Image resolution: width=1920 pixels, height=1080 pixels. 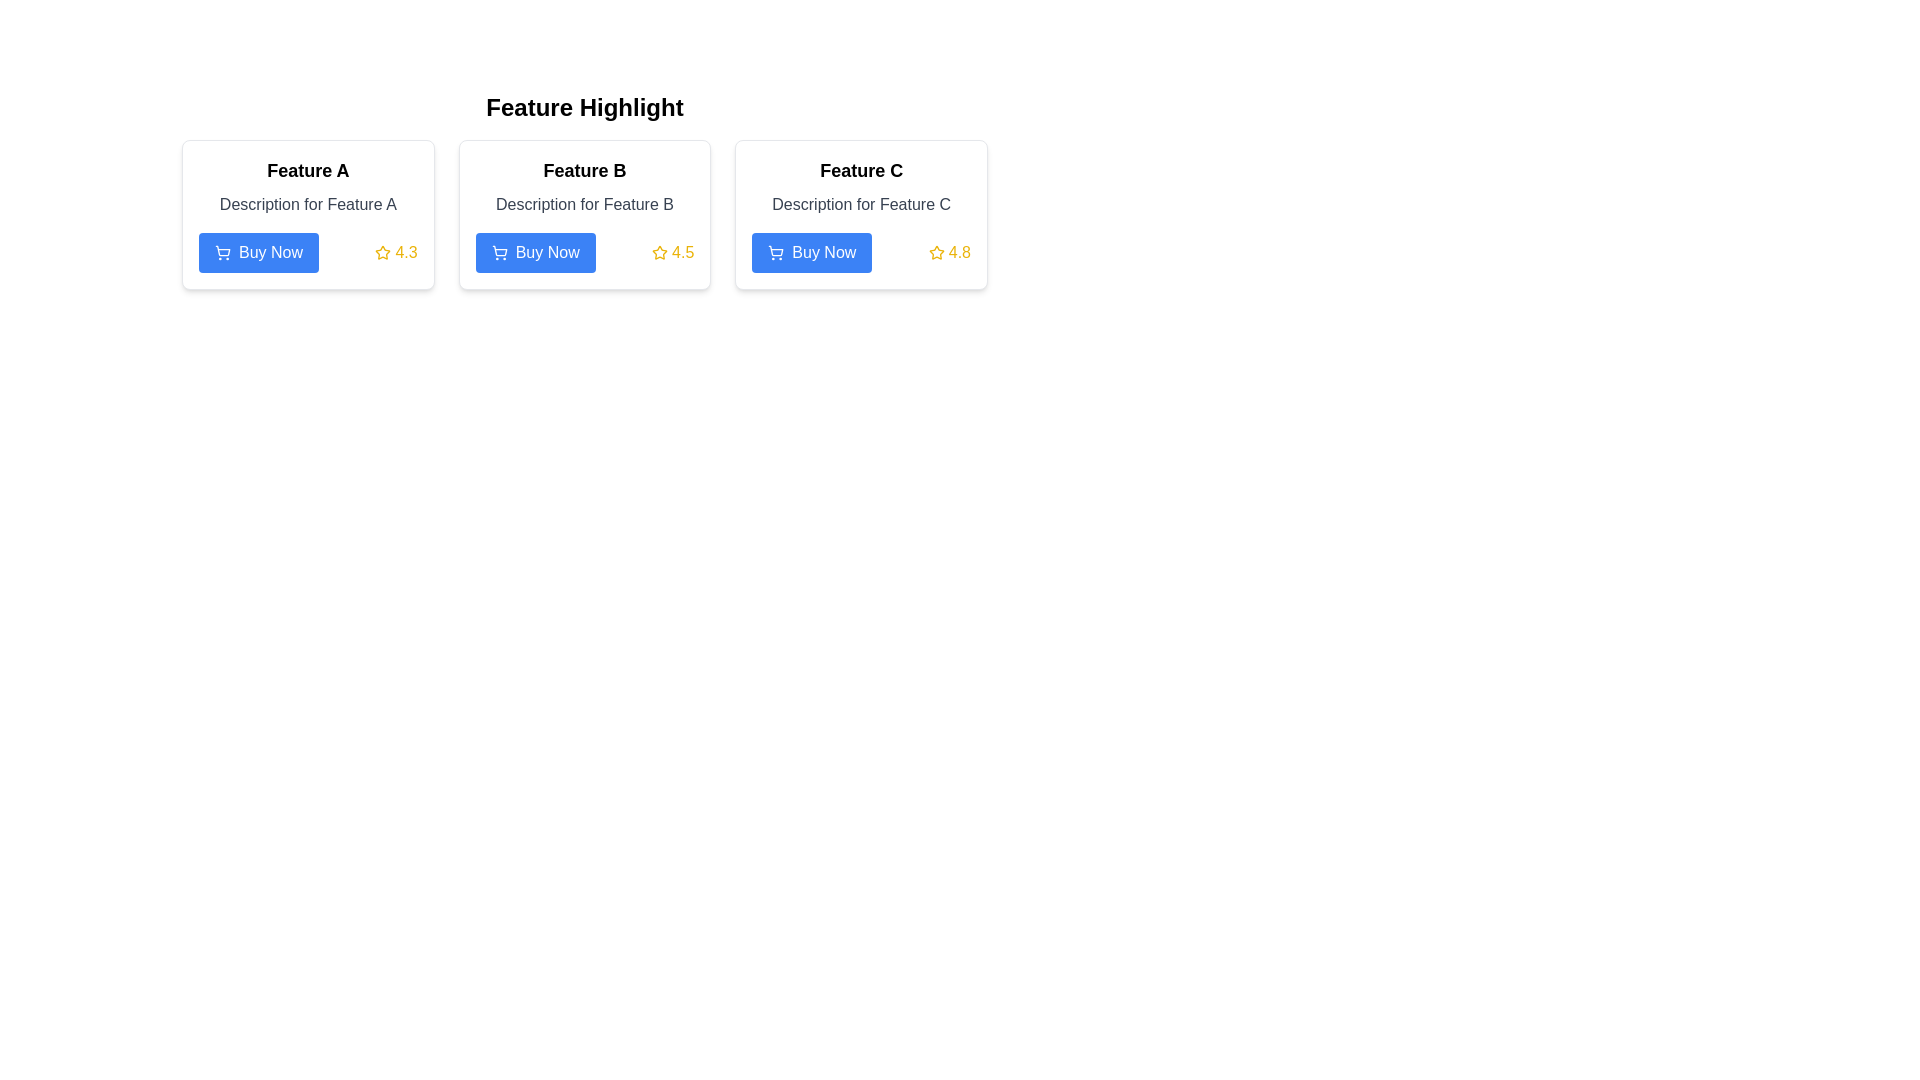 I want to click on the Header text that represents 'Feature C' located at the top section of the third card in the 'Feature Highlight' section, so click(x=861, y=169).